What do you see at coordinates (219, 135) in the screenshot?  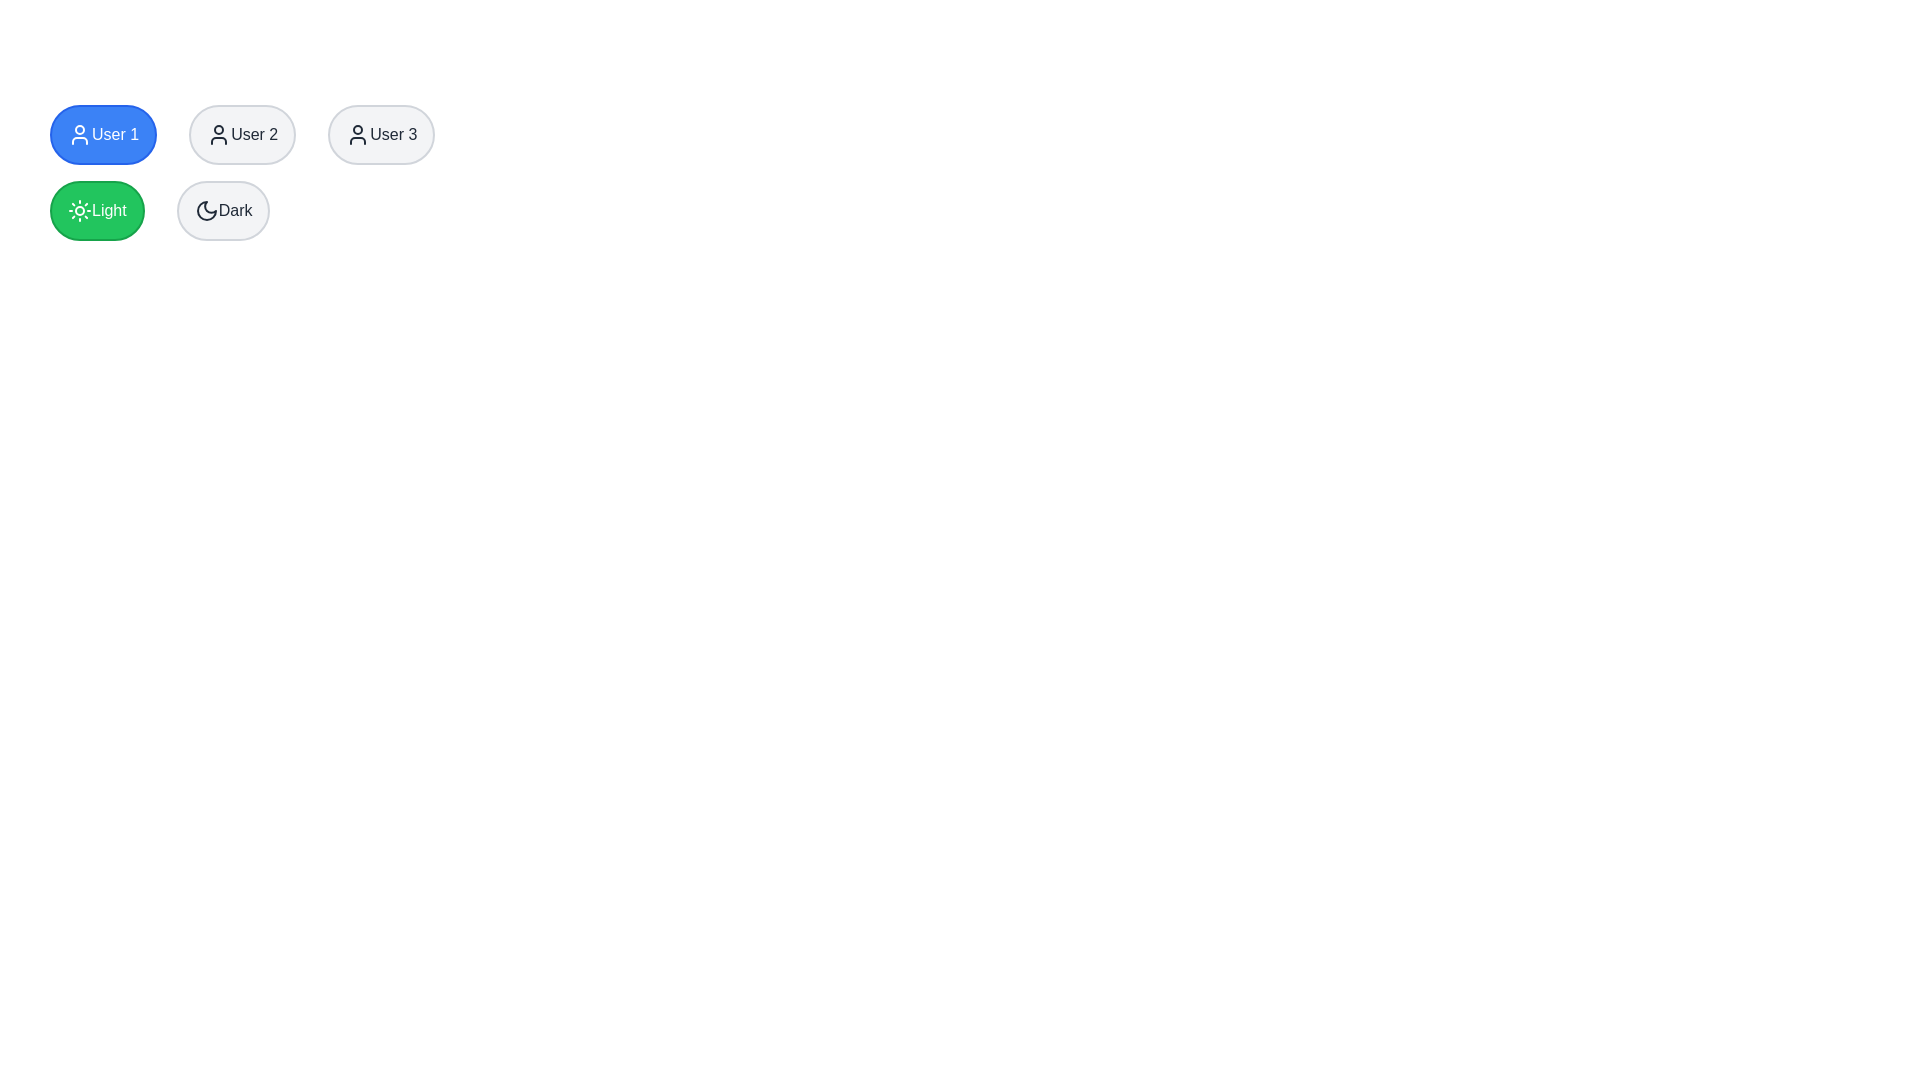 I see `the user icon located at the top-left region of the 'User 2' button` at bounding box center [219, 135].